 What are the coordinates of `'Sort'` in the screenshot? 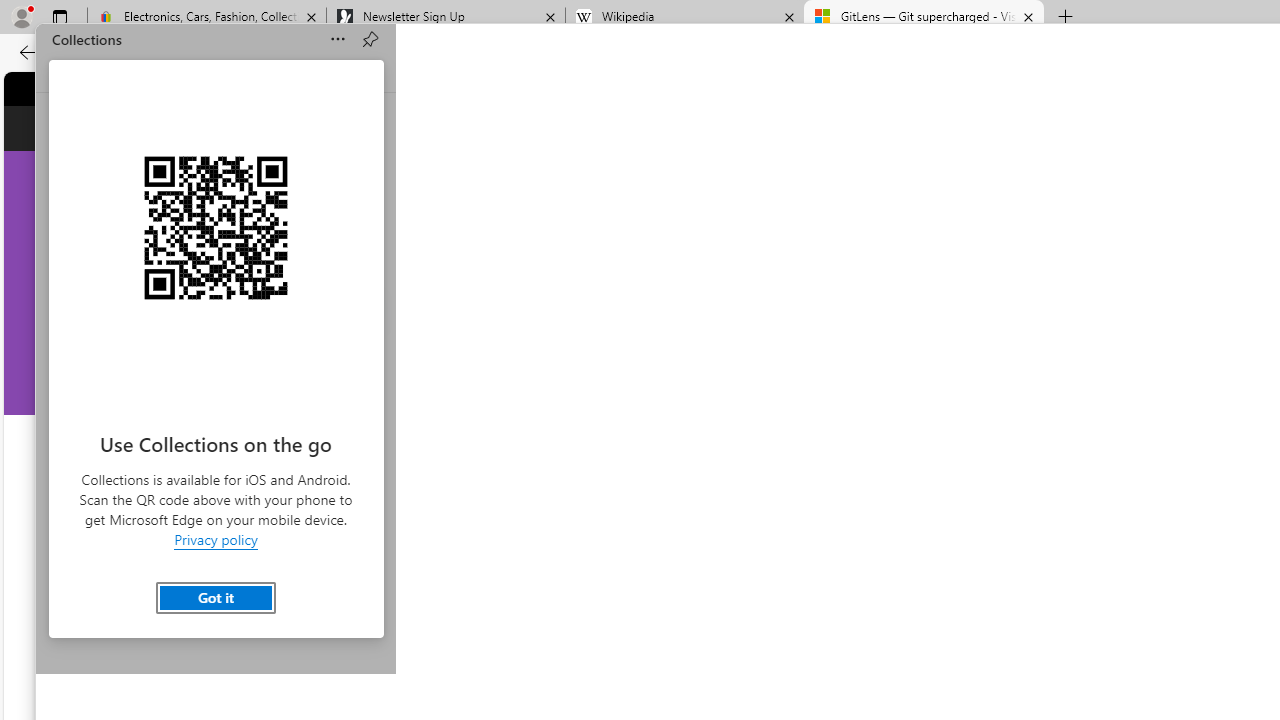 It's located at (337, 39).